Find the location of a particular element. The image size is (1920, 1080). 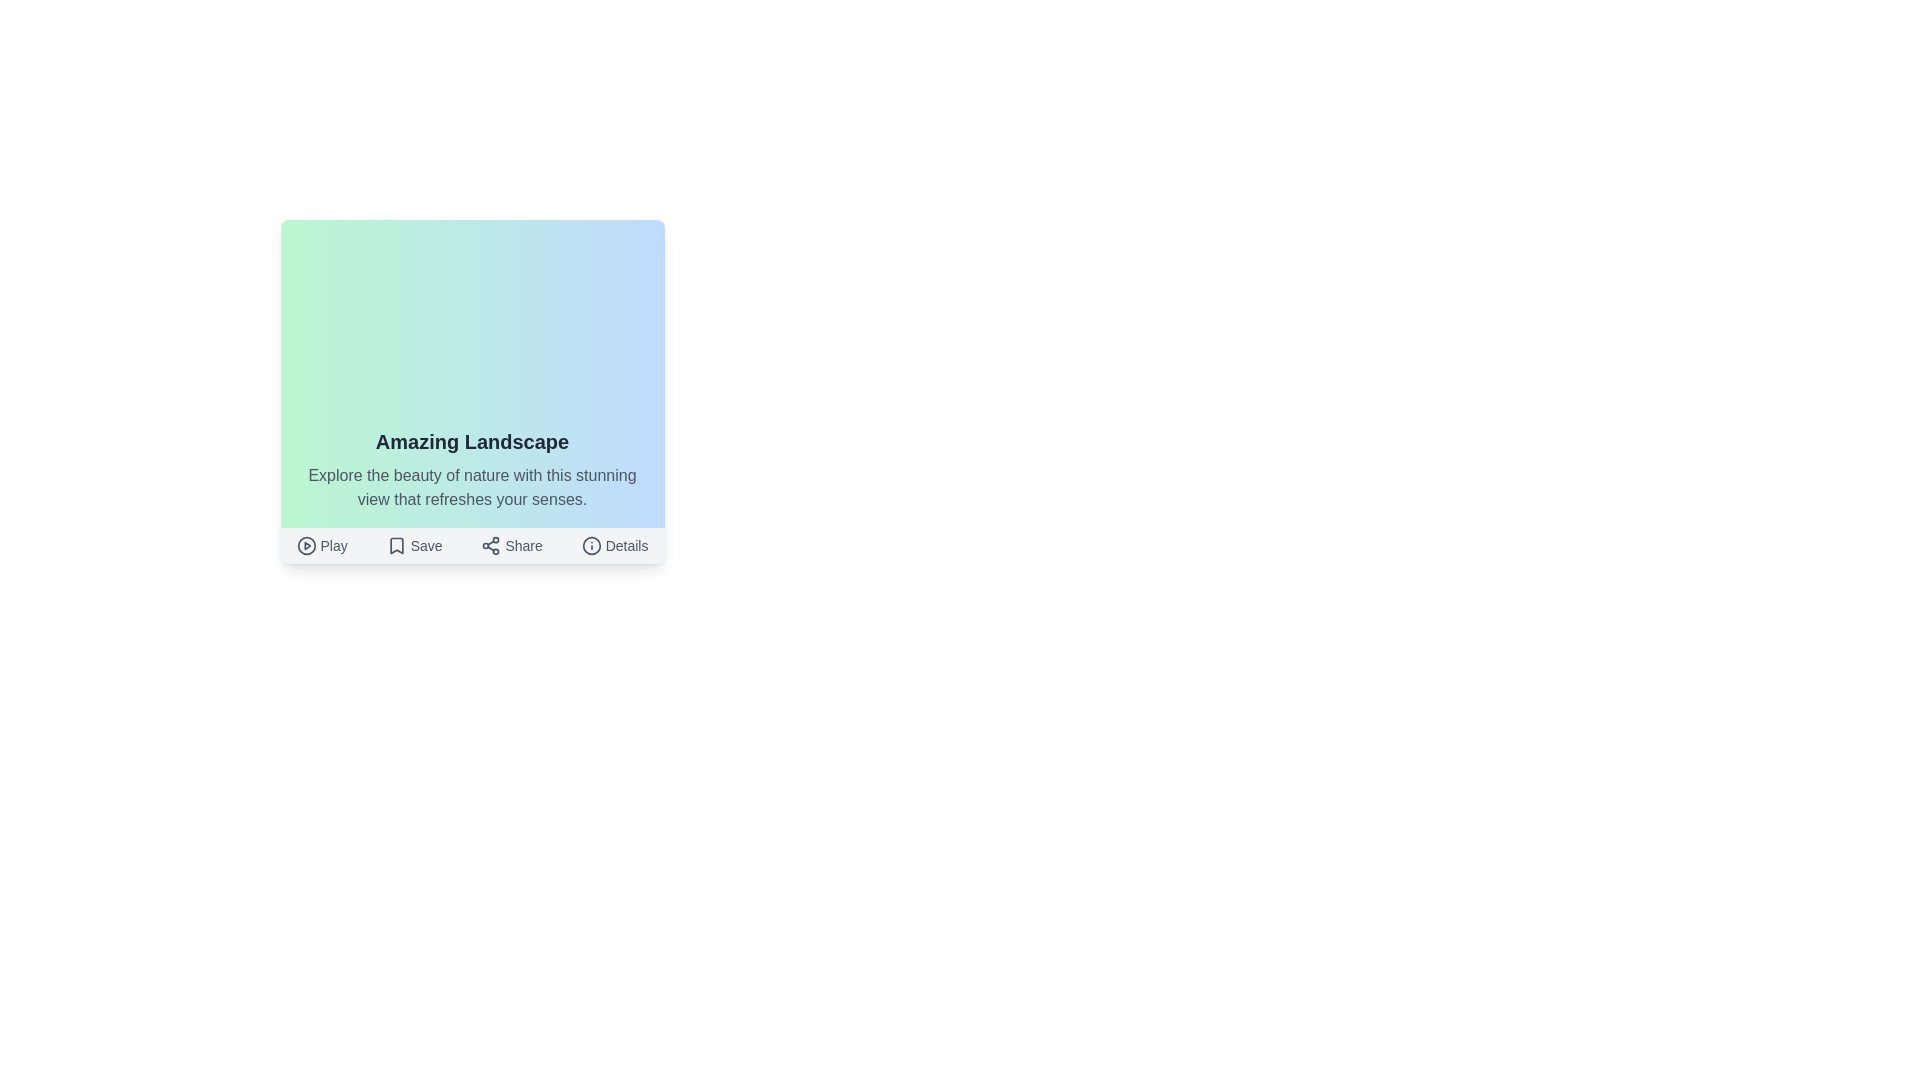

the bookmark-shaped icon next to the 'Save' text in the horizontal navigation bar at the bottom of the content card is located at coordinates (396, 546).